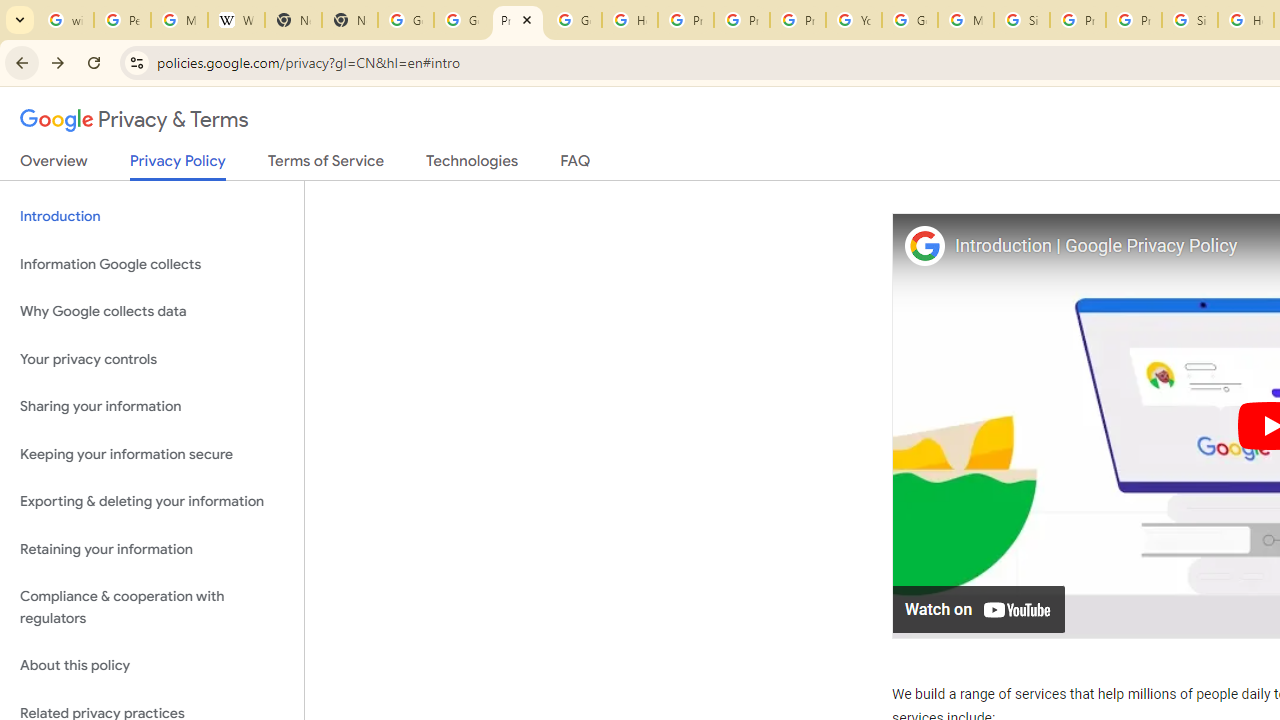 Image resolution: width=1280 pixels, height=720 pixels. What do you see at coordinates (292, 20) in the screenshot?
I see `'New Tab'` at bounding box center [292, 20].